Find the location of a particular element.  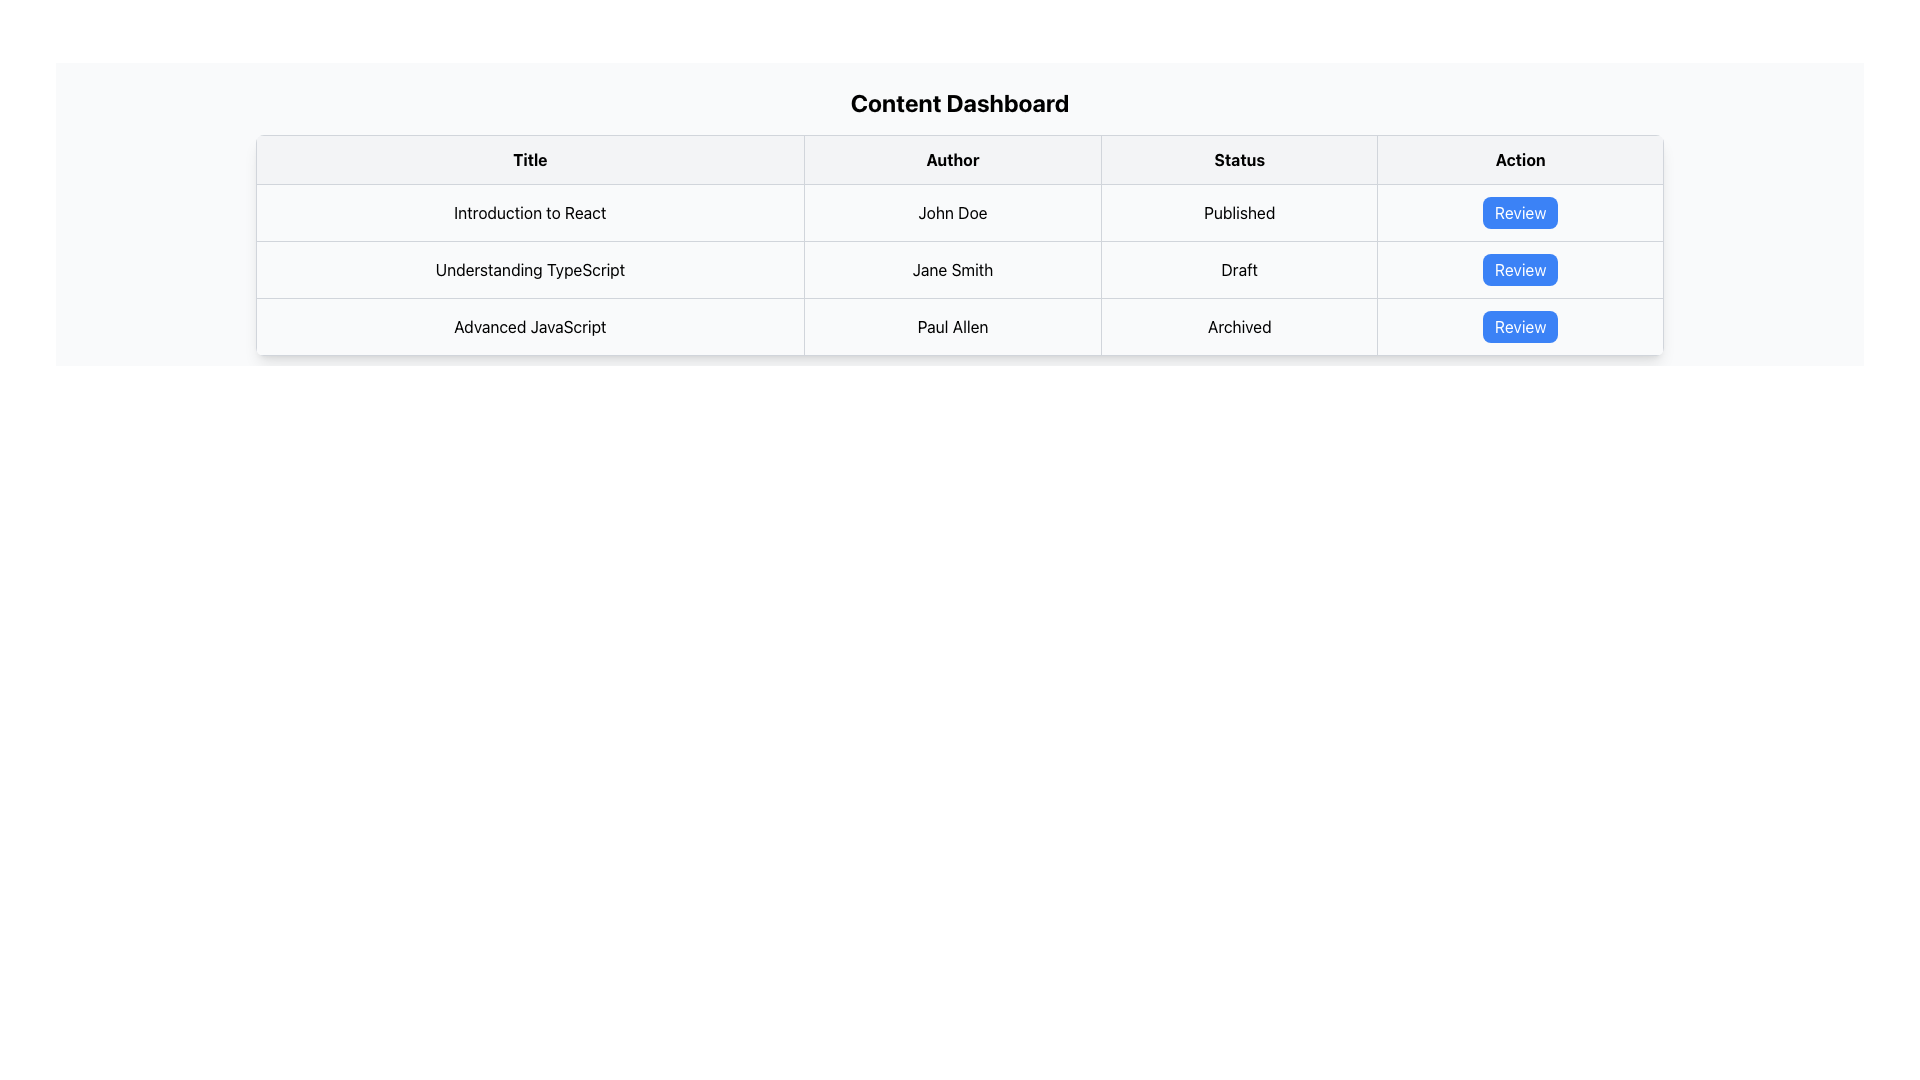

the table header cell labeled 'Title', which is the first column header in the table at the top-left part of the table is located at coordinates (530, 158).